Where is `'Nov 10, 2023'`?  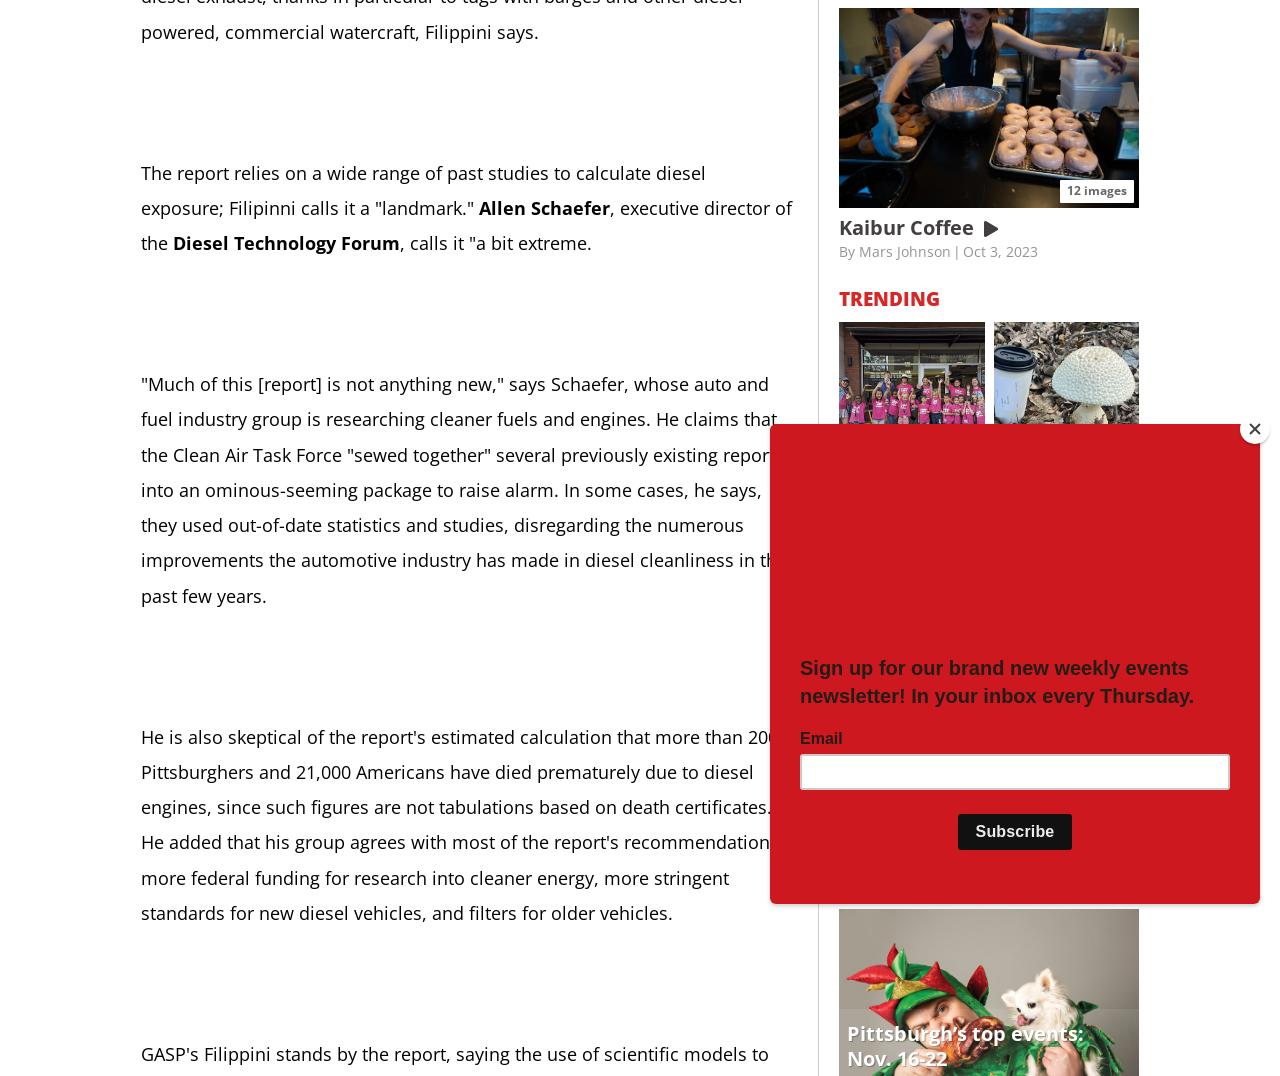 'Nov 10, 2023' is located at coordinates (1029, 532).